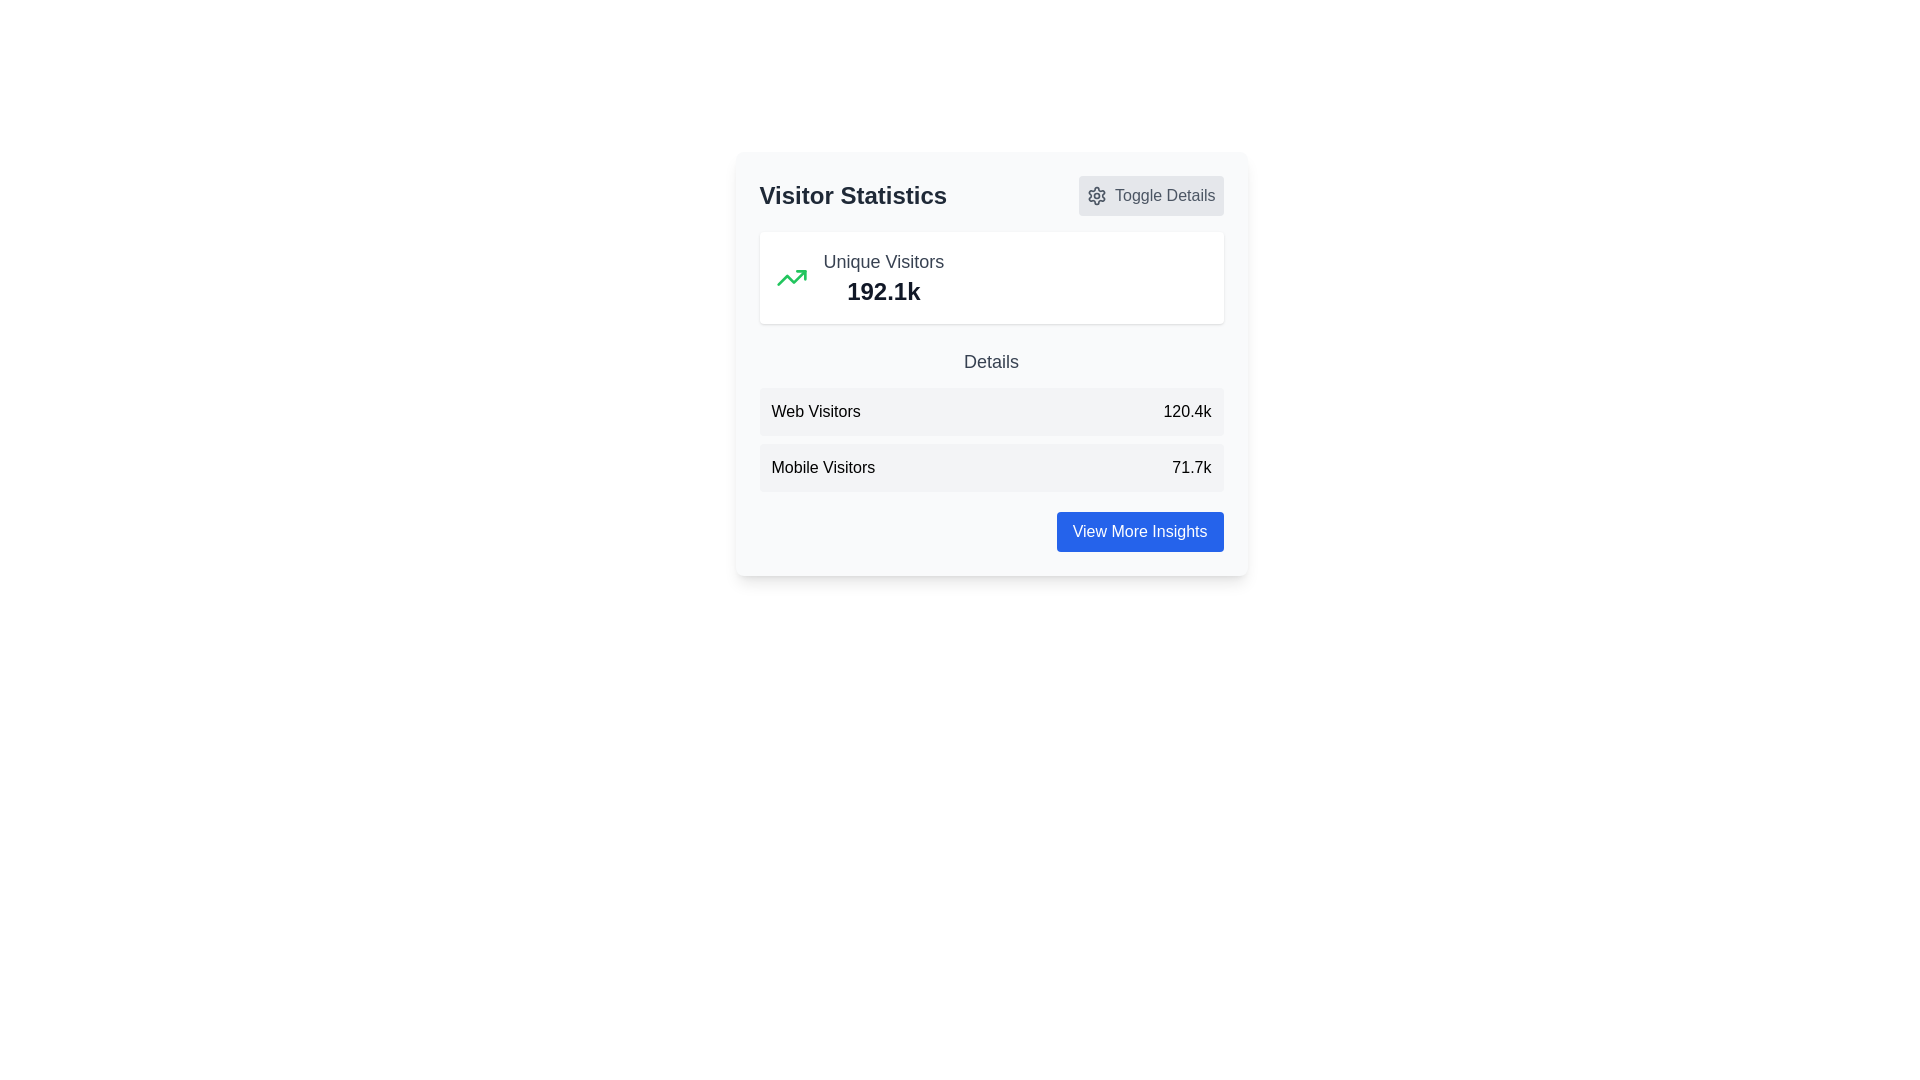 The height and width of the screenshot is (1080, 1920). What do you see at coordinates (1165, 196) in the screenshot?
I see `the 'Toggle Details' text label which is styled in gray font and located adjacent to the gear-shaped icon, part of the 'Visitor Statistics' section` at bounding box center [1165, 196].